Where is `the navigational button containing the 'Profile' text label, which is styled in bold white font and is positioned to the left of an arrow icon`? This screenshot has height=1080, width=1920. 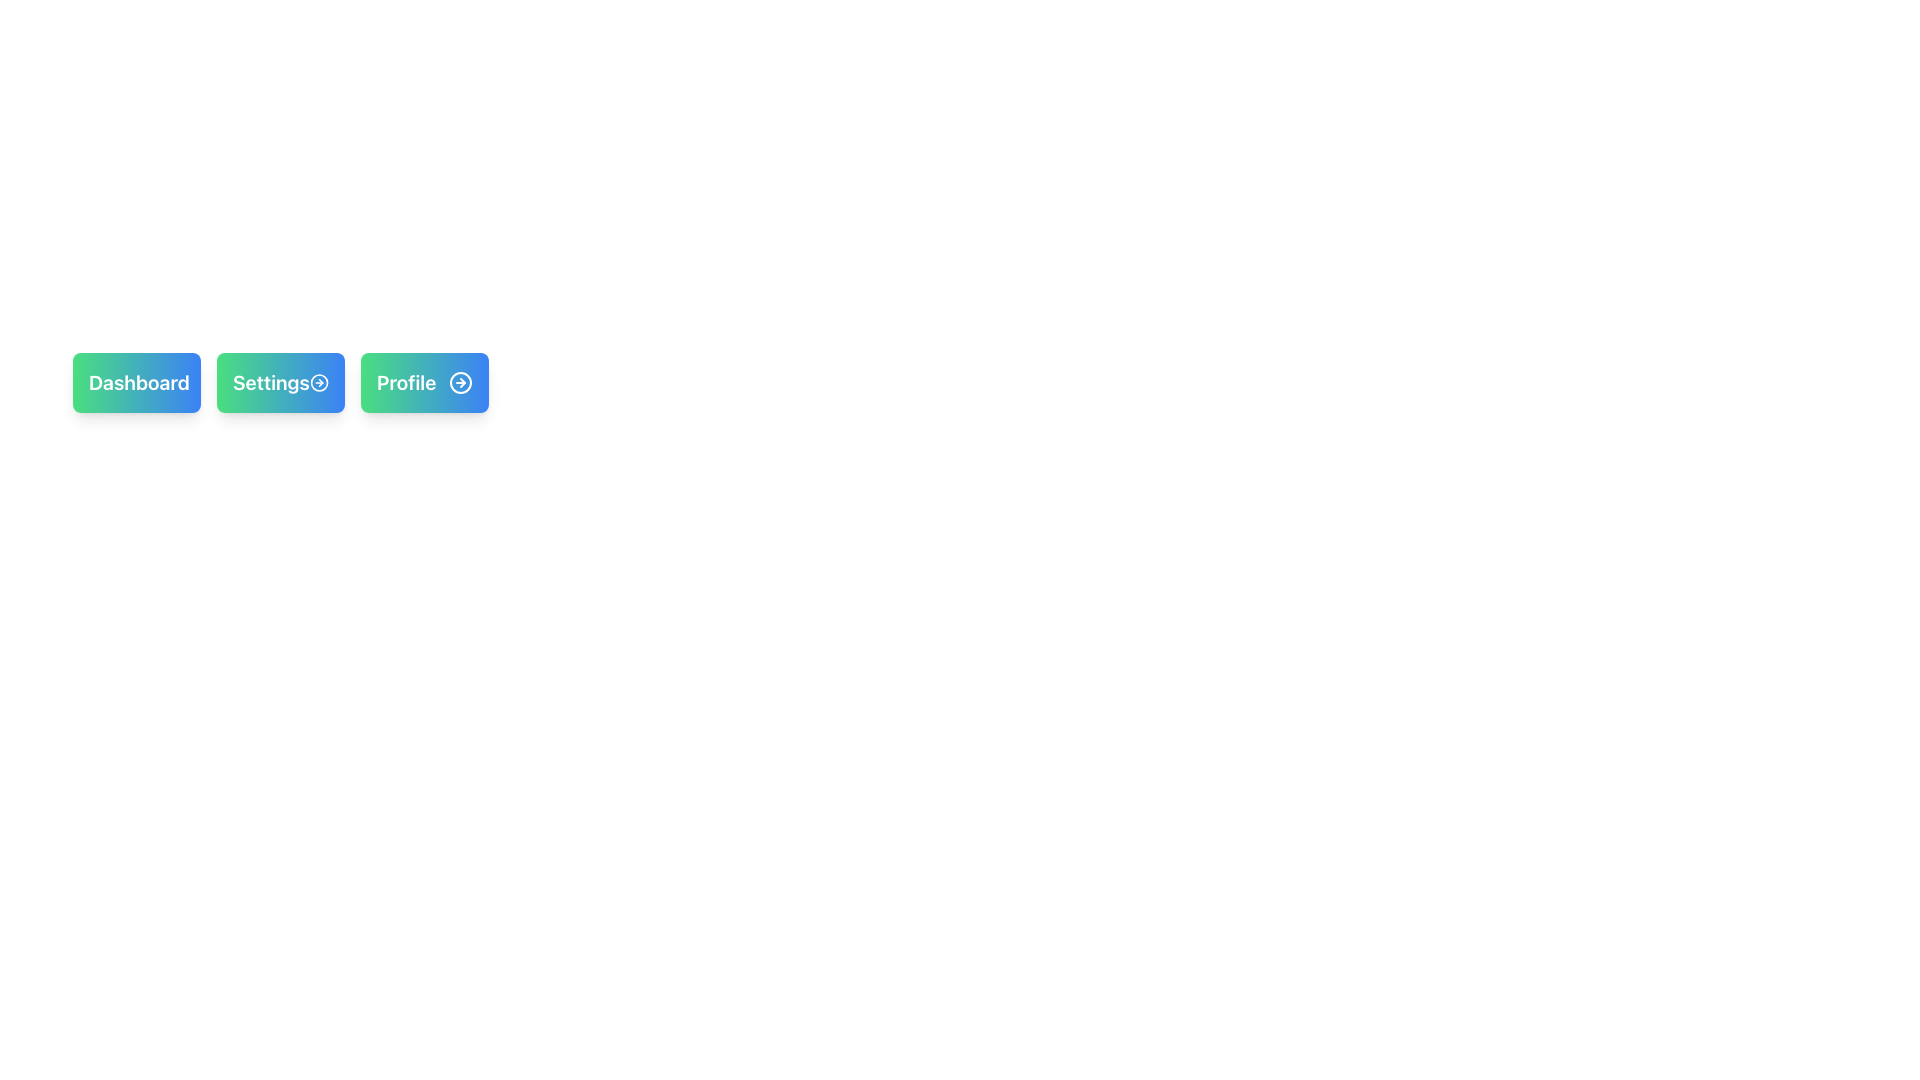
the navigational button containing the 'Profile' text label, which is styled in bold white font and is positioned to the left of an arrow icon is located at coordinates (405, 382).